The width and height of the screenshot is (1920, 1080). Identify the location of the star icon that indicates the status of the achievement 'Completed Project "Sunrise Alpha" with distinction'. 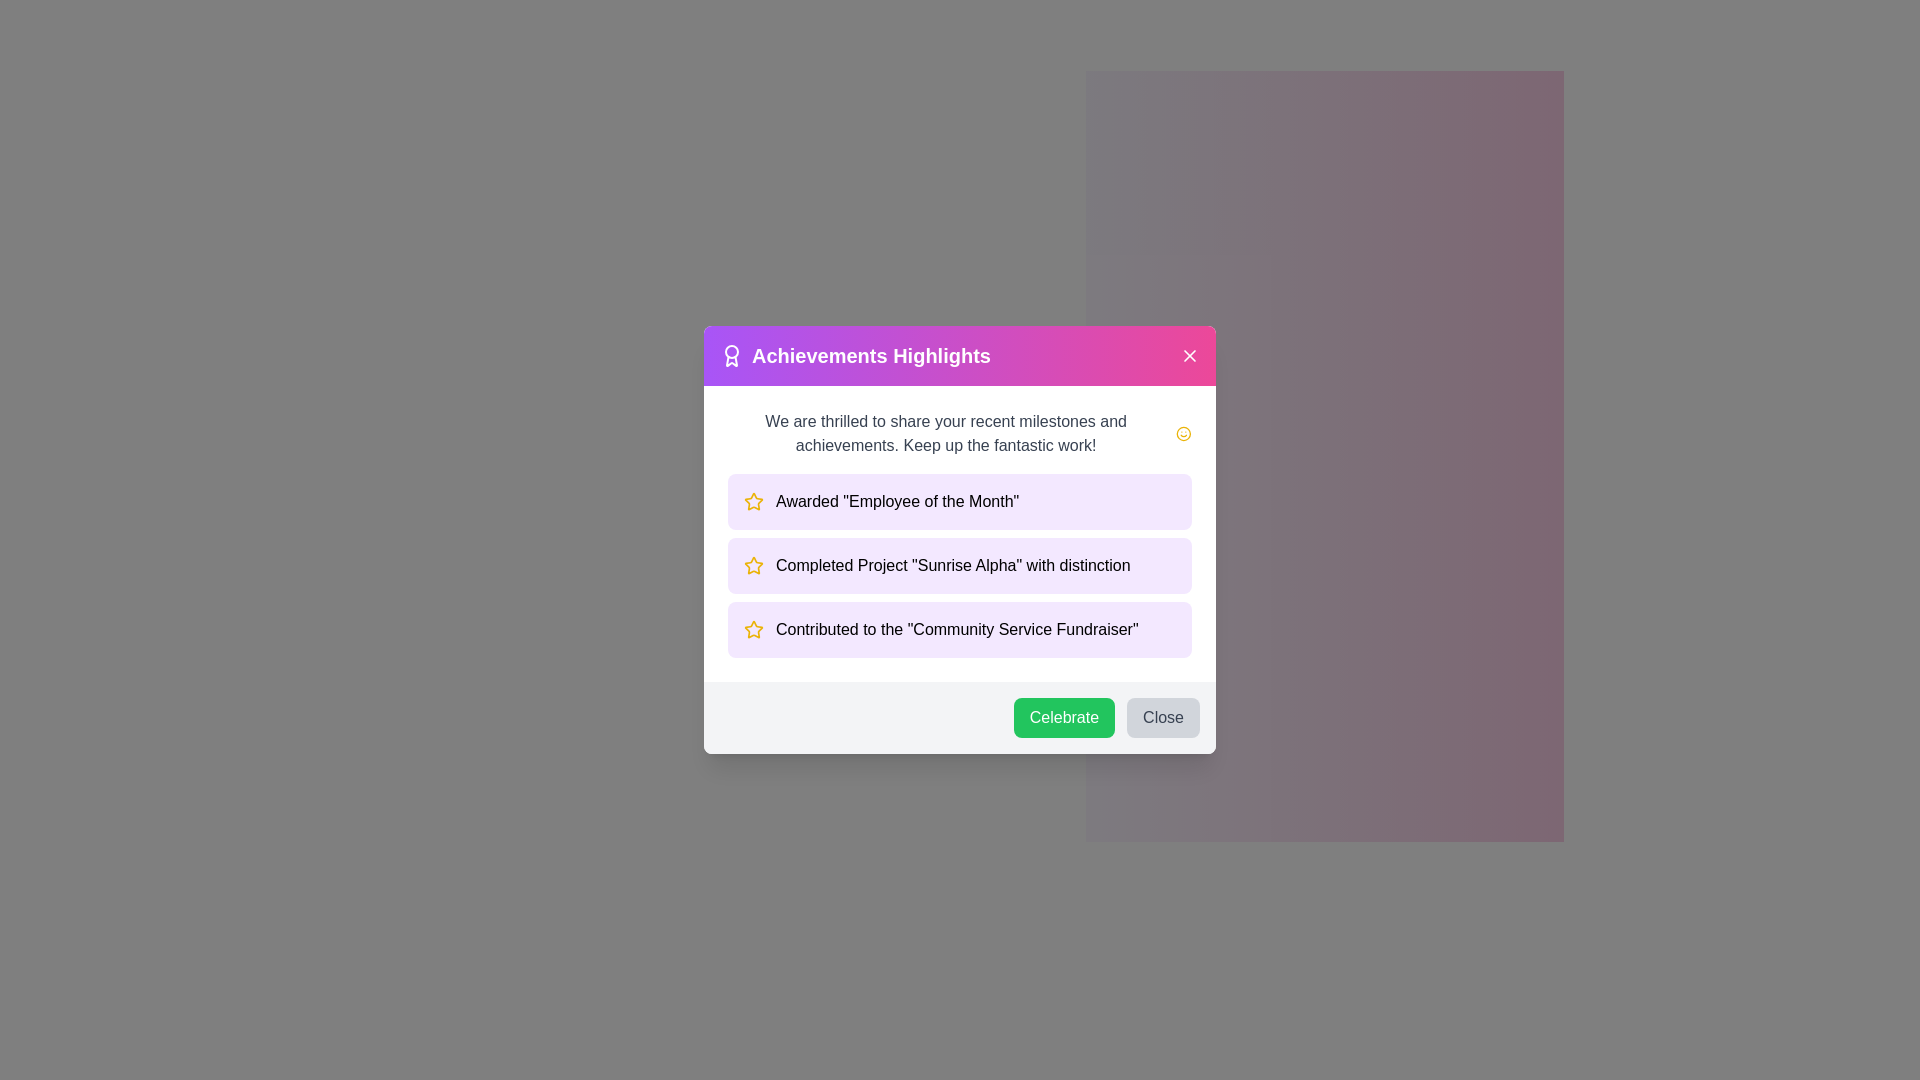
(752, 566).